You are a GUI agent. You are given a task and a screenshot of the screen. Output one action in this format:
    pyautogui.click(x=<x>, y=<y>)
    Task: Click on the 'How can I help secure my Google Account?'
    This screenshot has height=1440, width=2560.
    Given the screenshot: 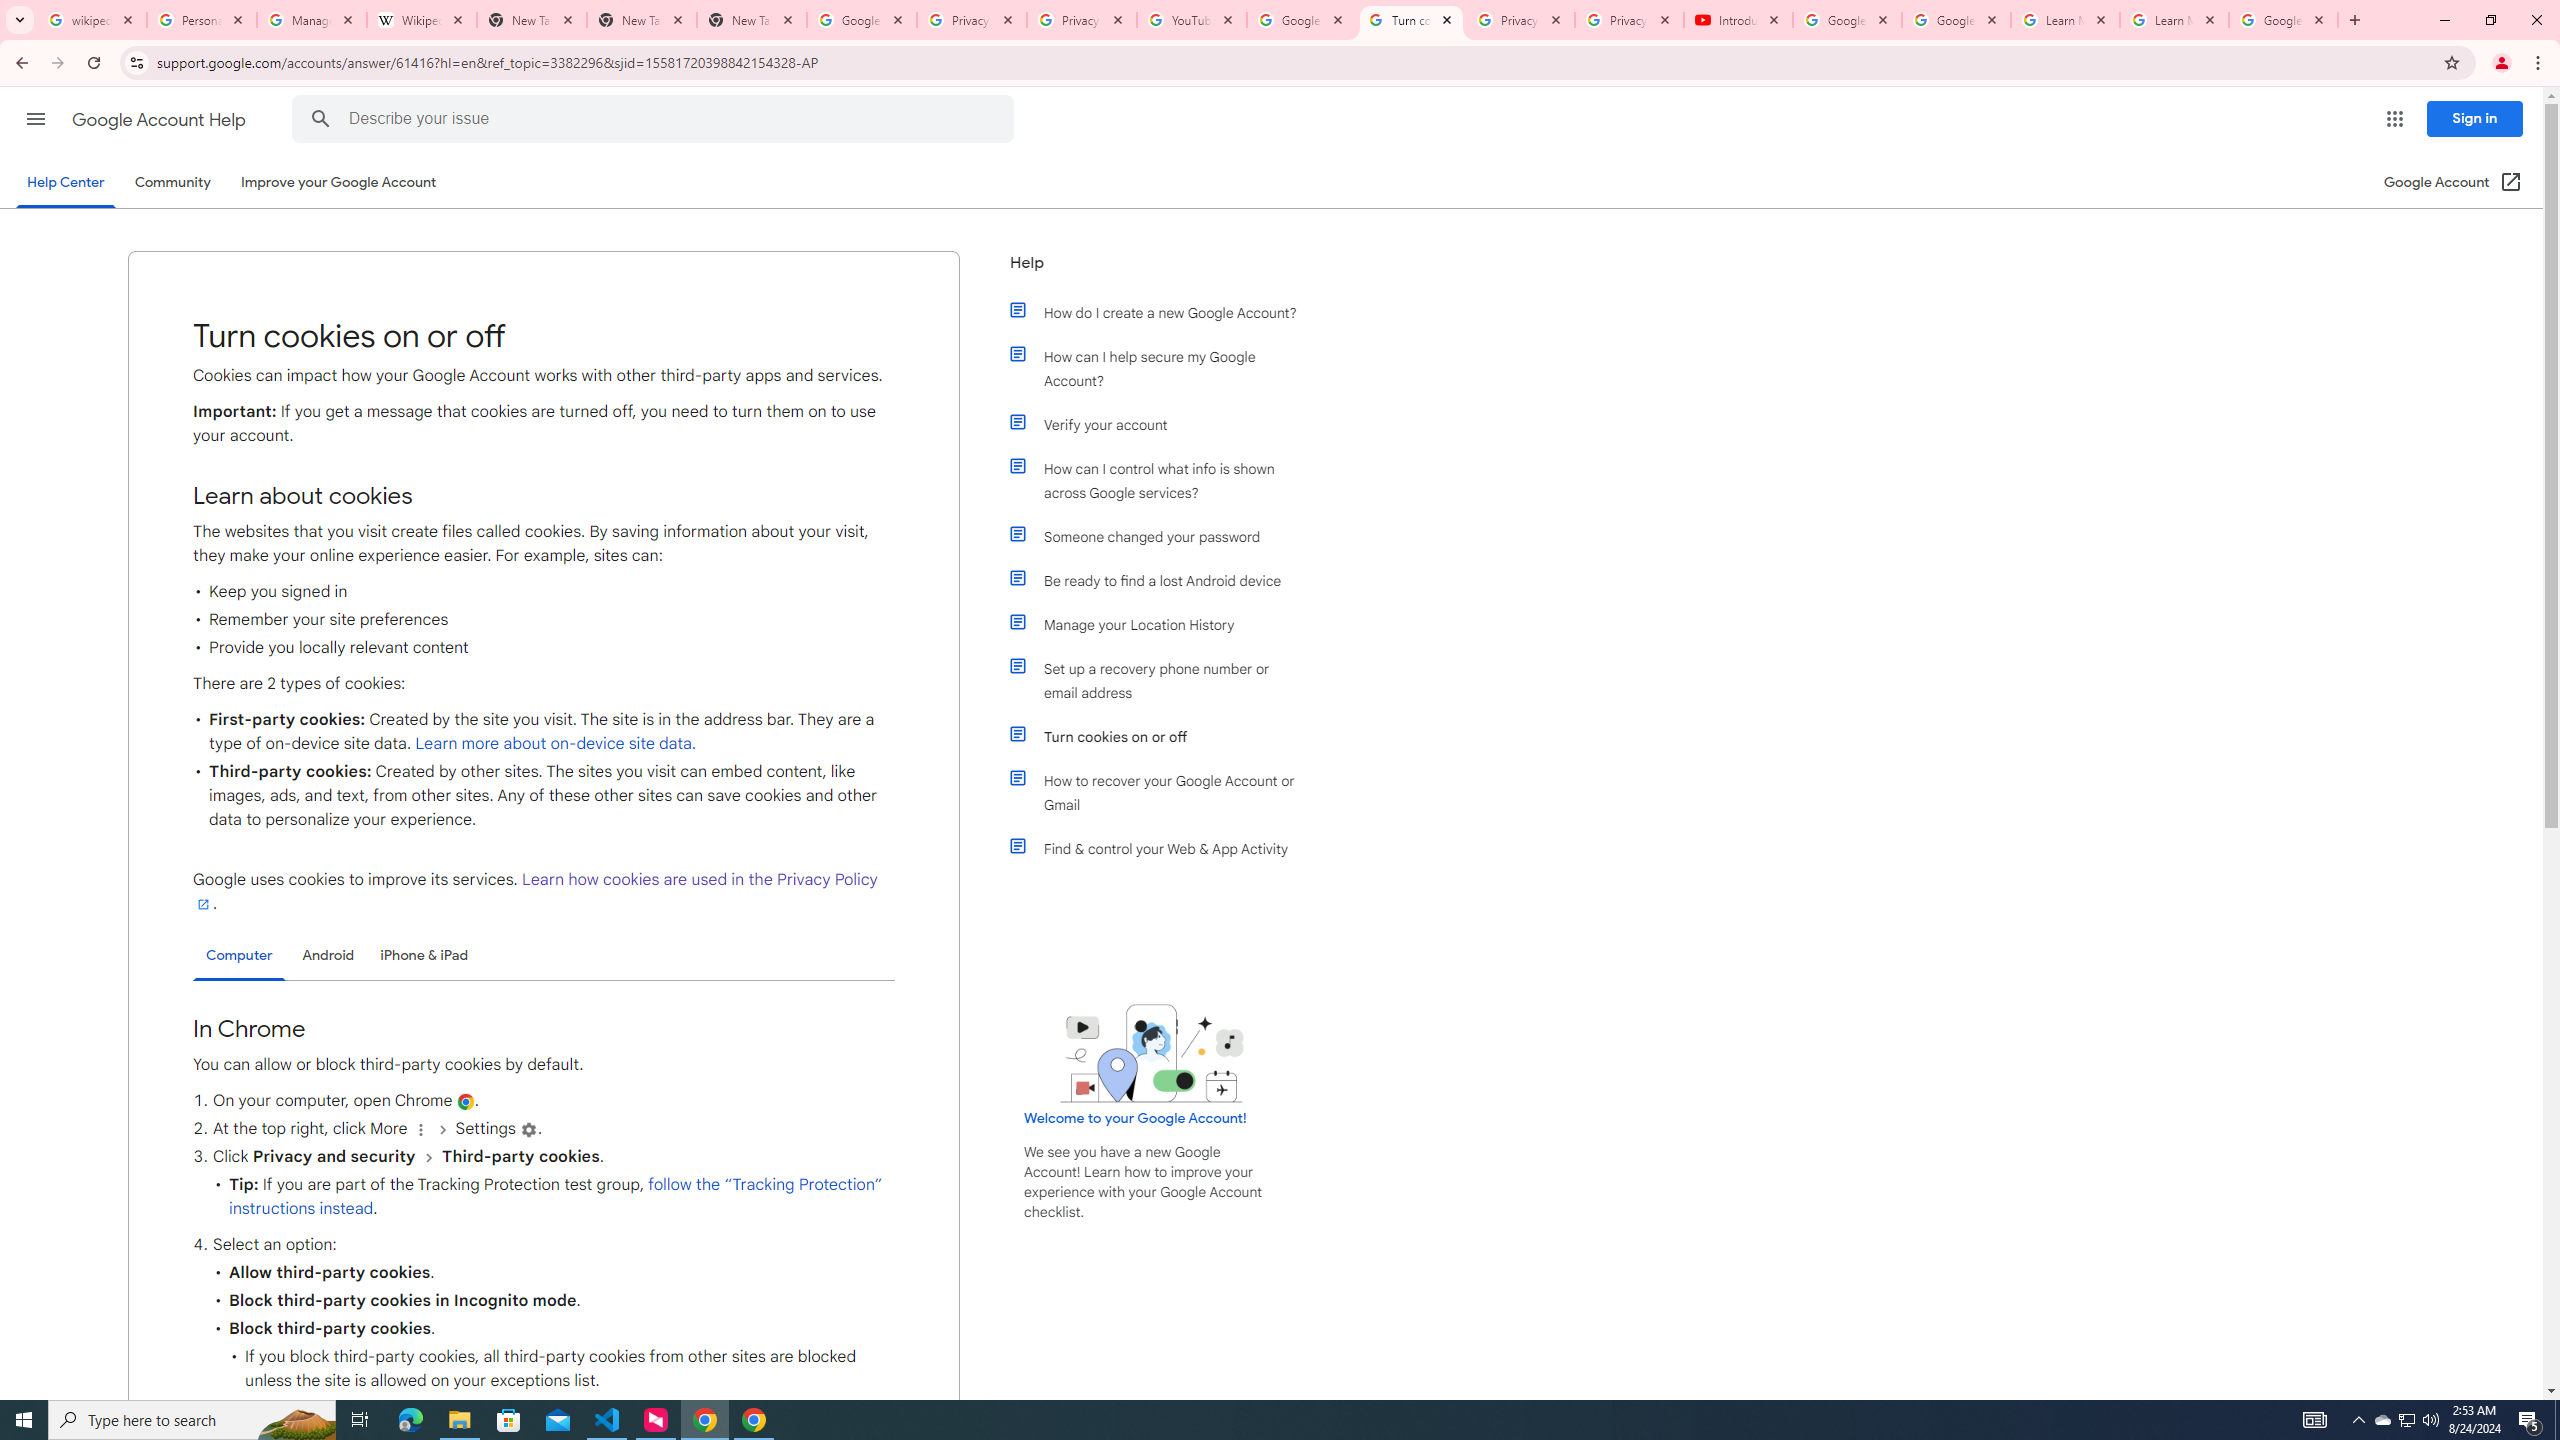 What is the action you would take?
    pyautogui.click(x=1162, y=368)
    